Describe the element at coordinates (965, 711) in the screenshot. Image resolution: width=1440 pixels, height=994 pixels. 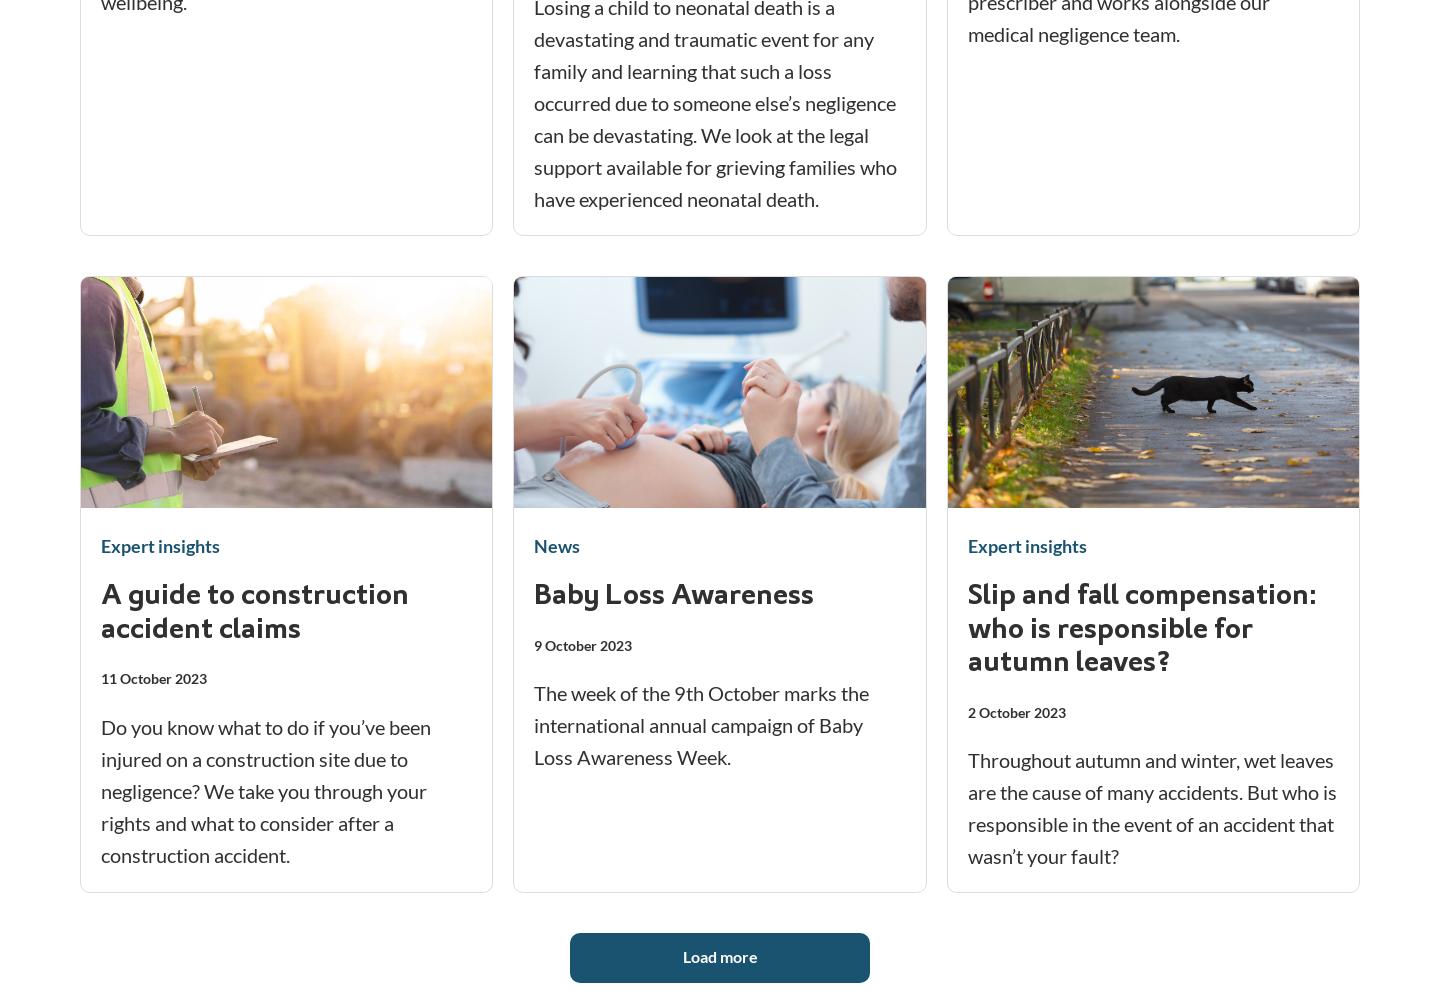
I see `'2 October 2023'` at that location.